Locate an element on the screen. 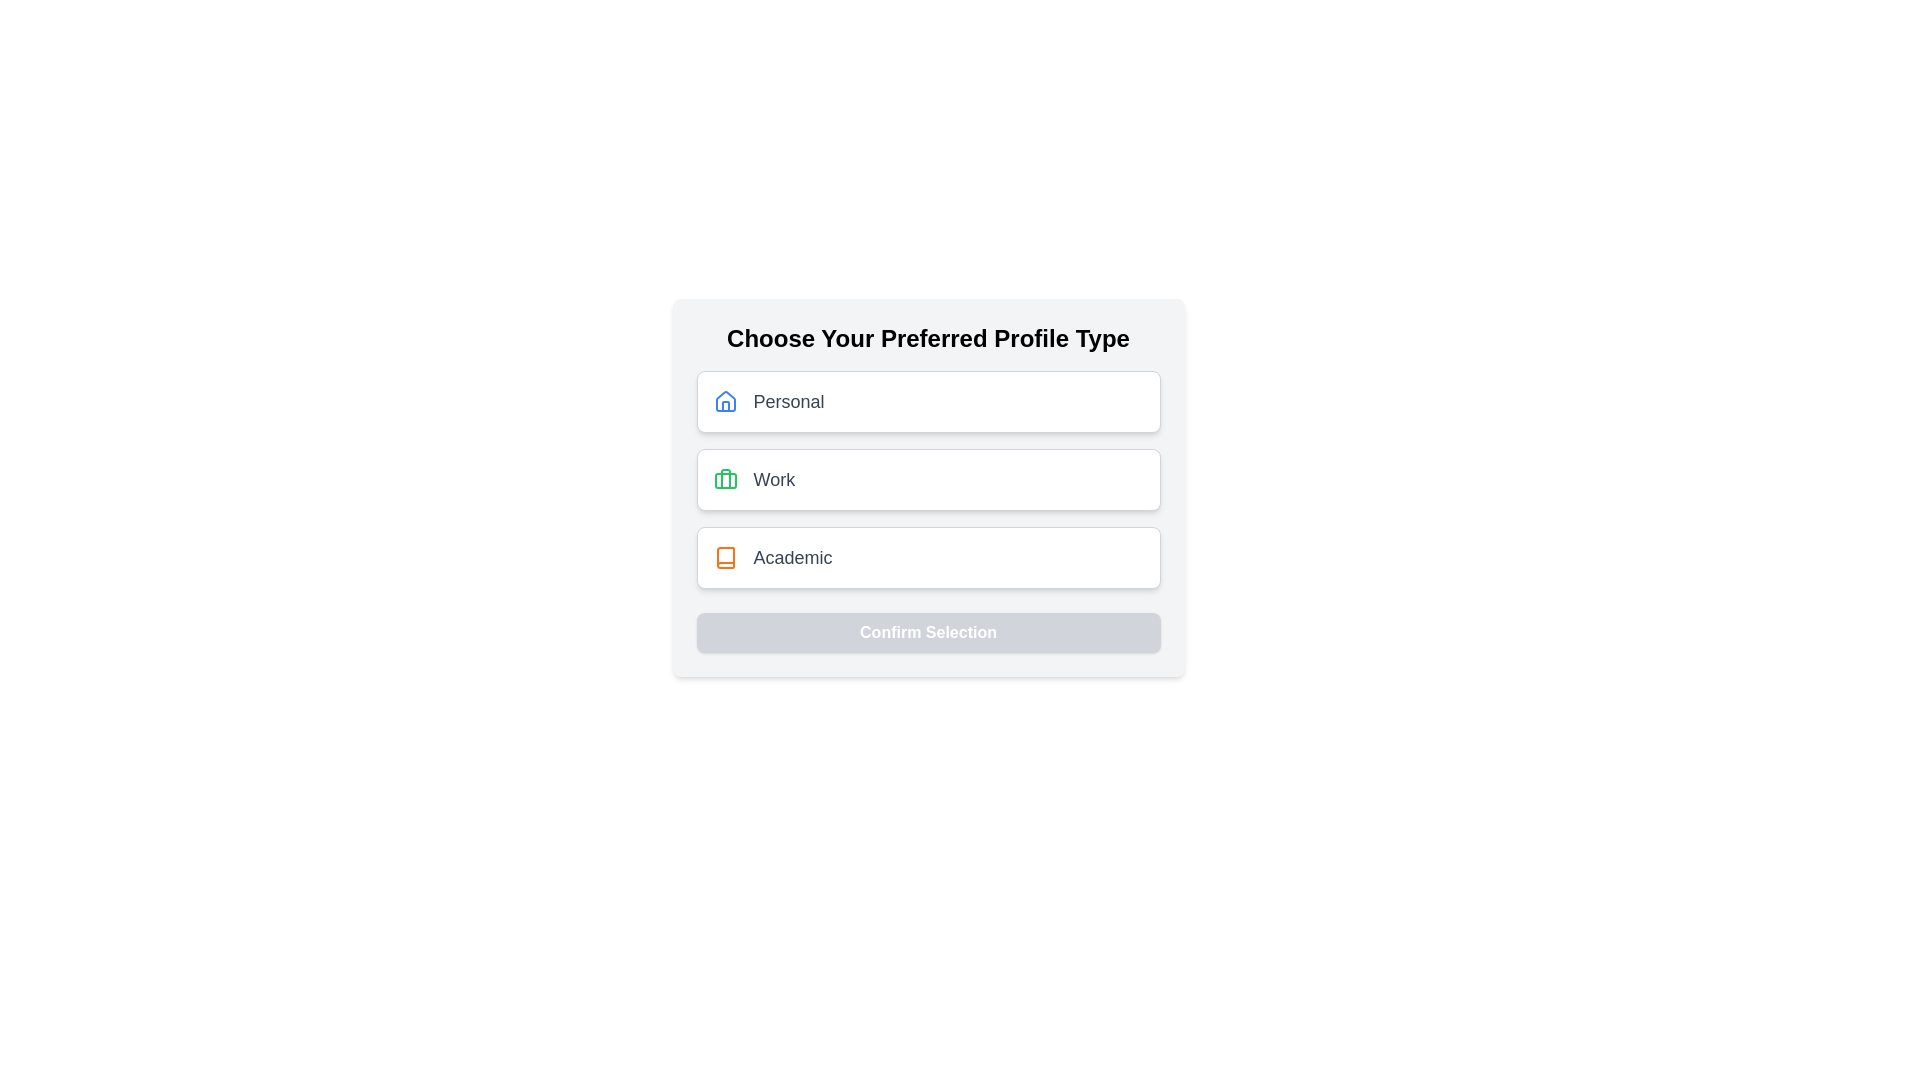  the prominent orange book icon located within the 'Academic' option in the profile type selection section is located at coordinates (724, 558).